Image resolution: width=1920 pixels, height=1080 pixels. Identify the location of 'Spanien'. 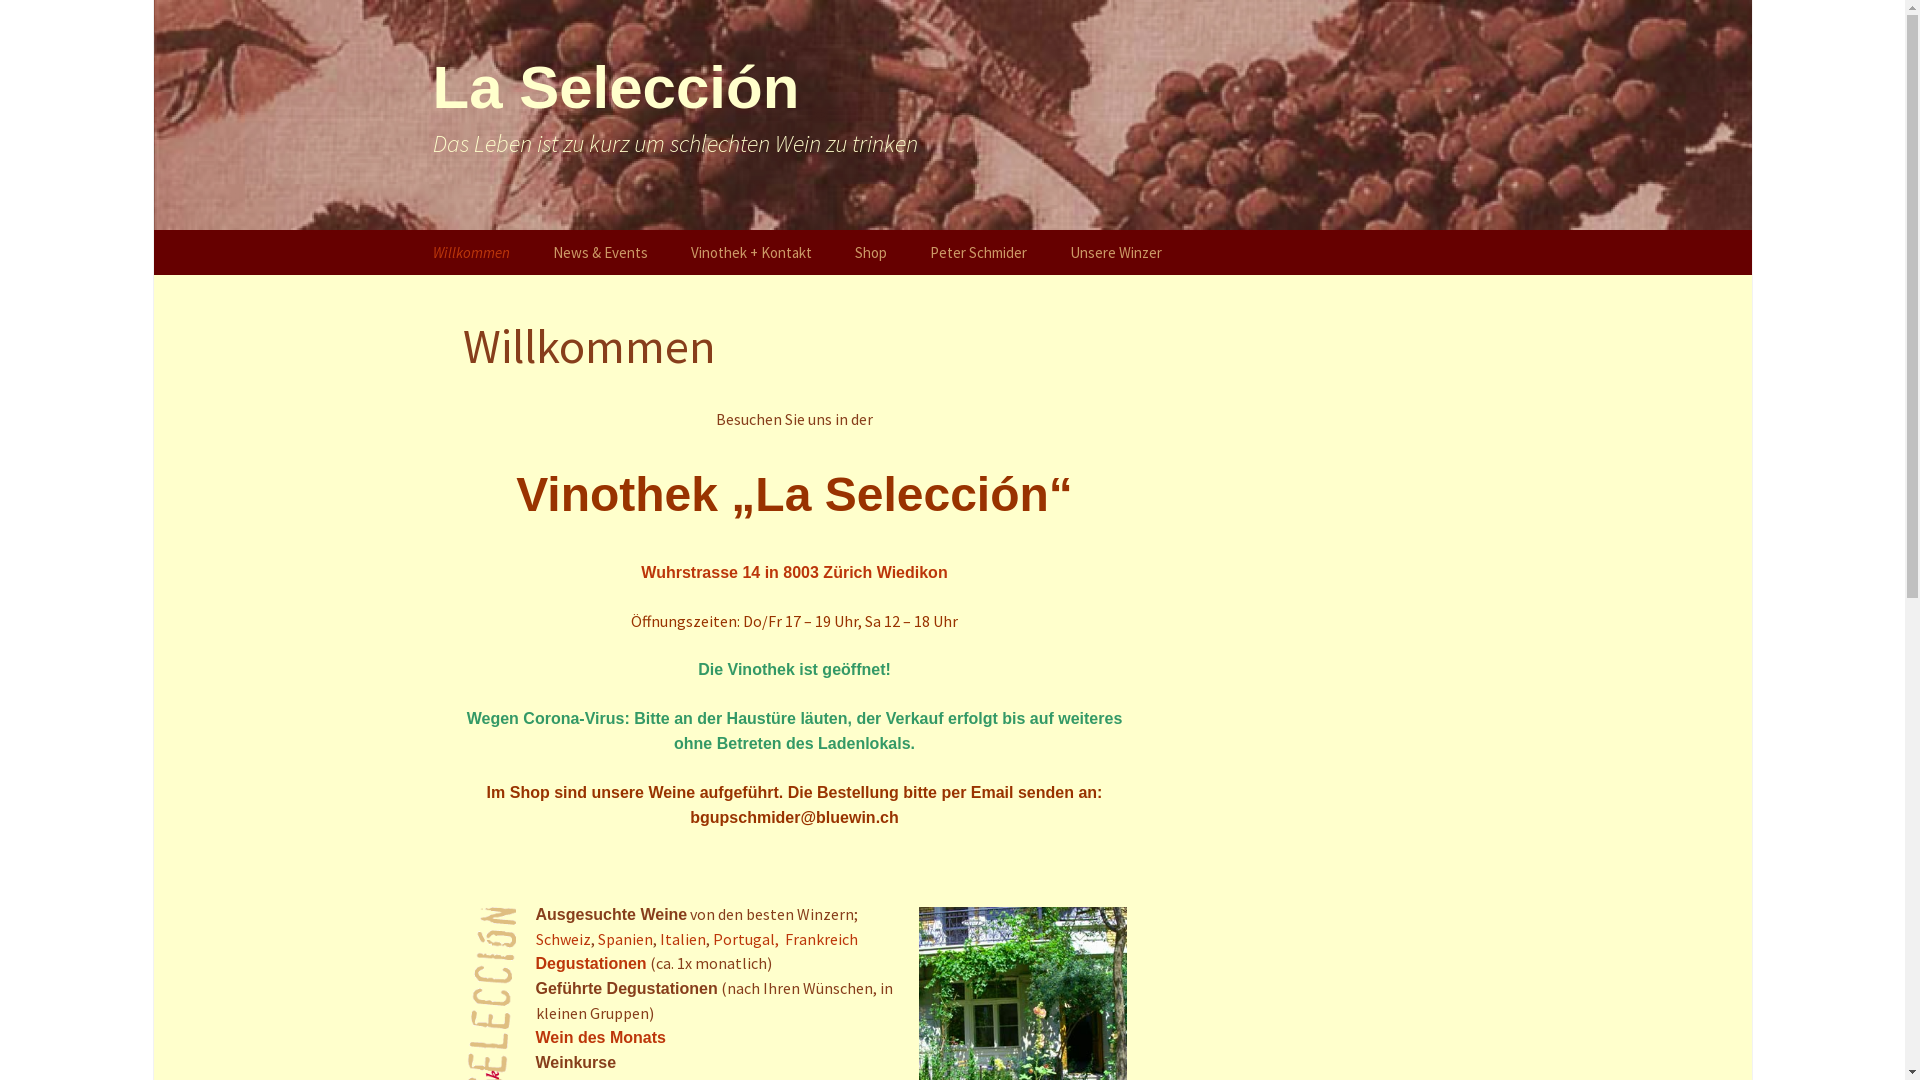
(624, 938).